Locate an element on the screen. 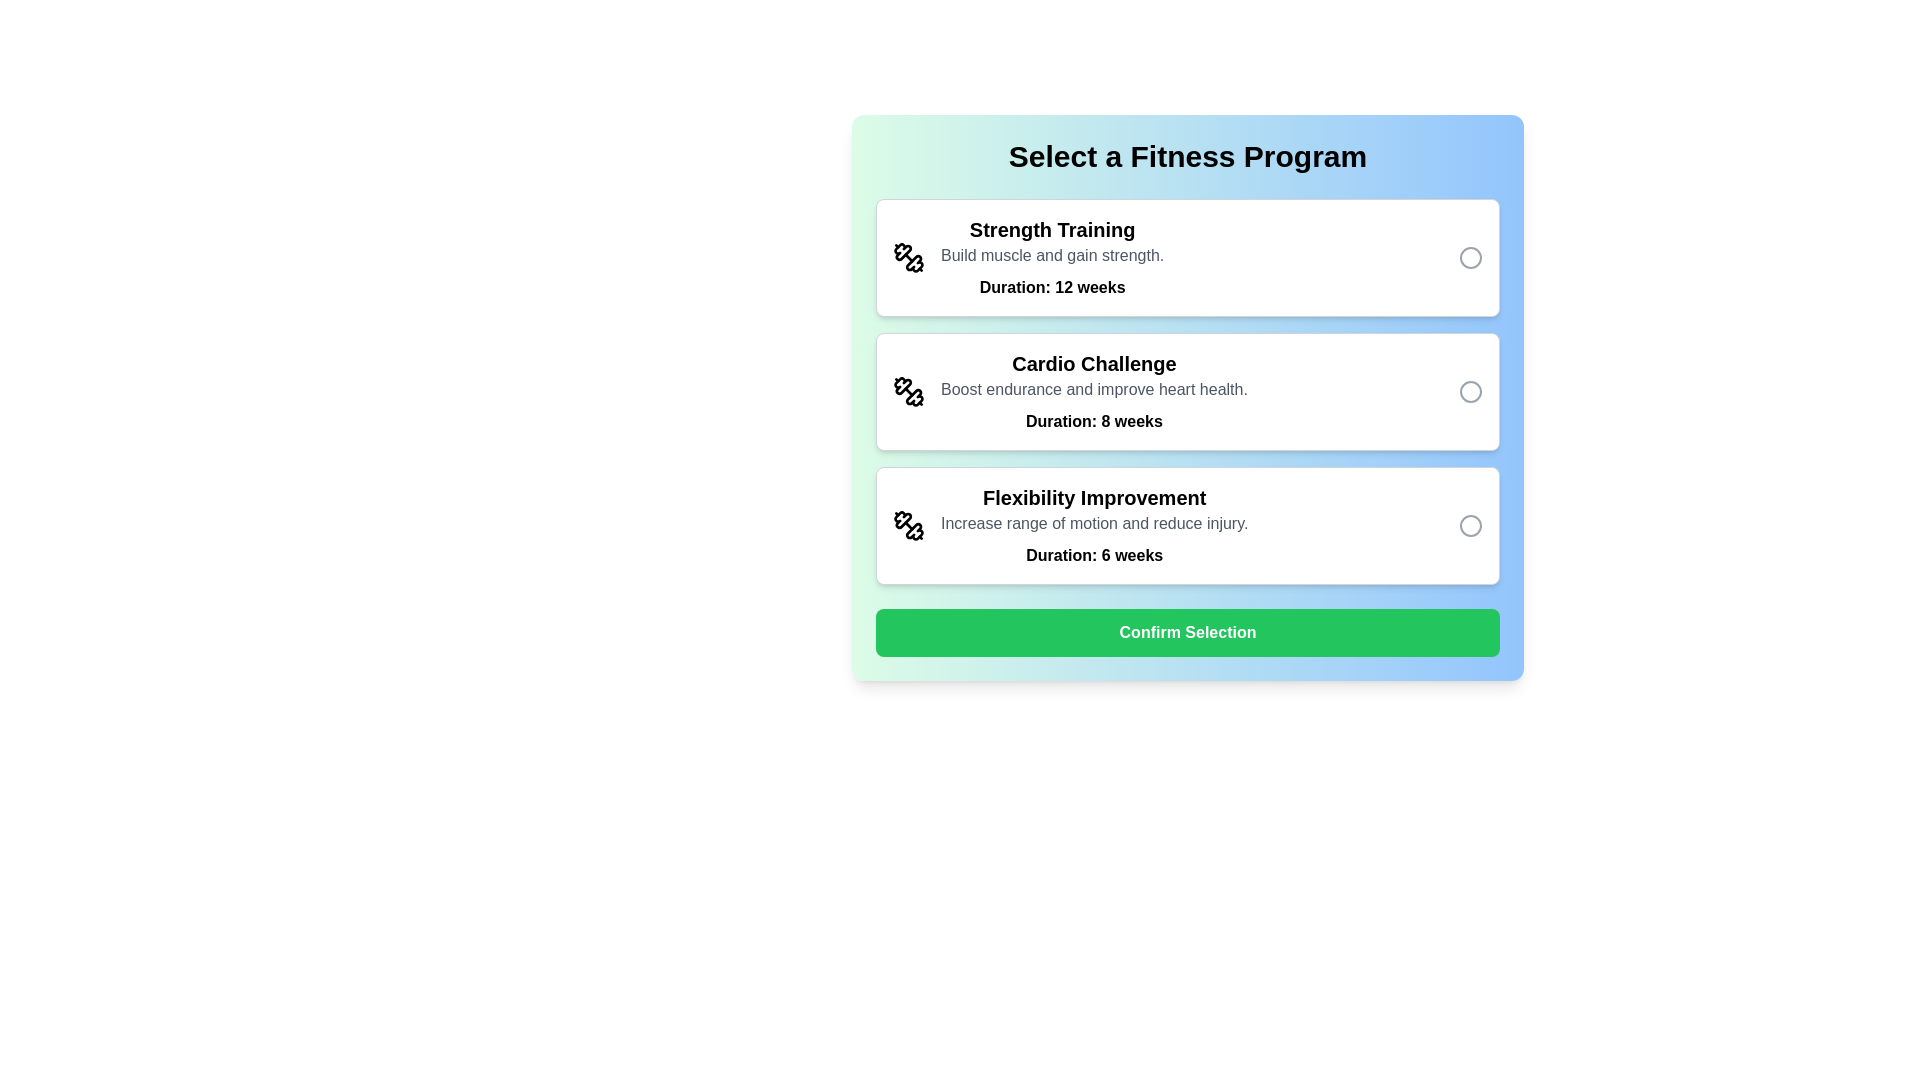 The height and width of the screenshot is (1080, 1920). the text field displaying 'Increase range of motion and reduce injury.' which is positioned below the title 'Flexibility Improvement.' is located at coordinates (1093, 523).